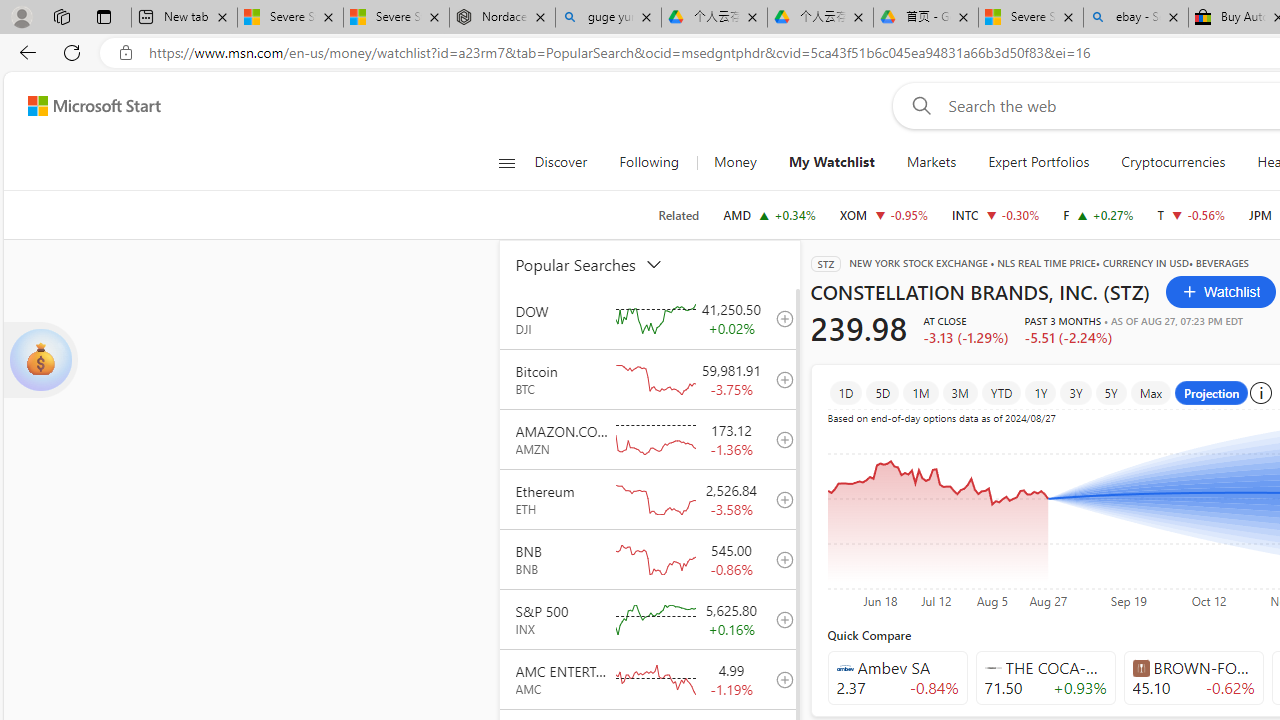 Image resolution: width=1280 pixels, height=720 pixels. I want to click on 'Popular Searches', so click(600, 263).